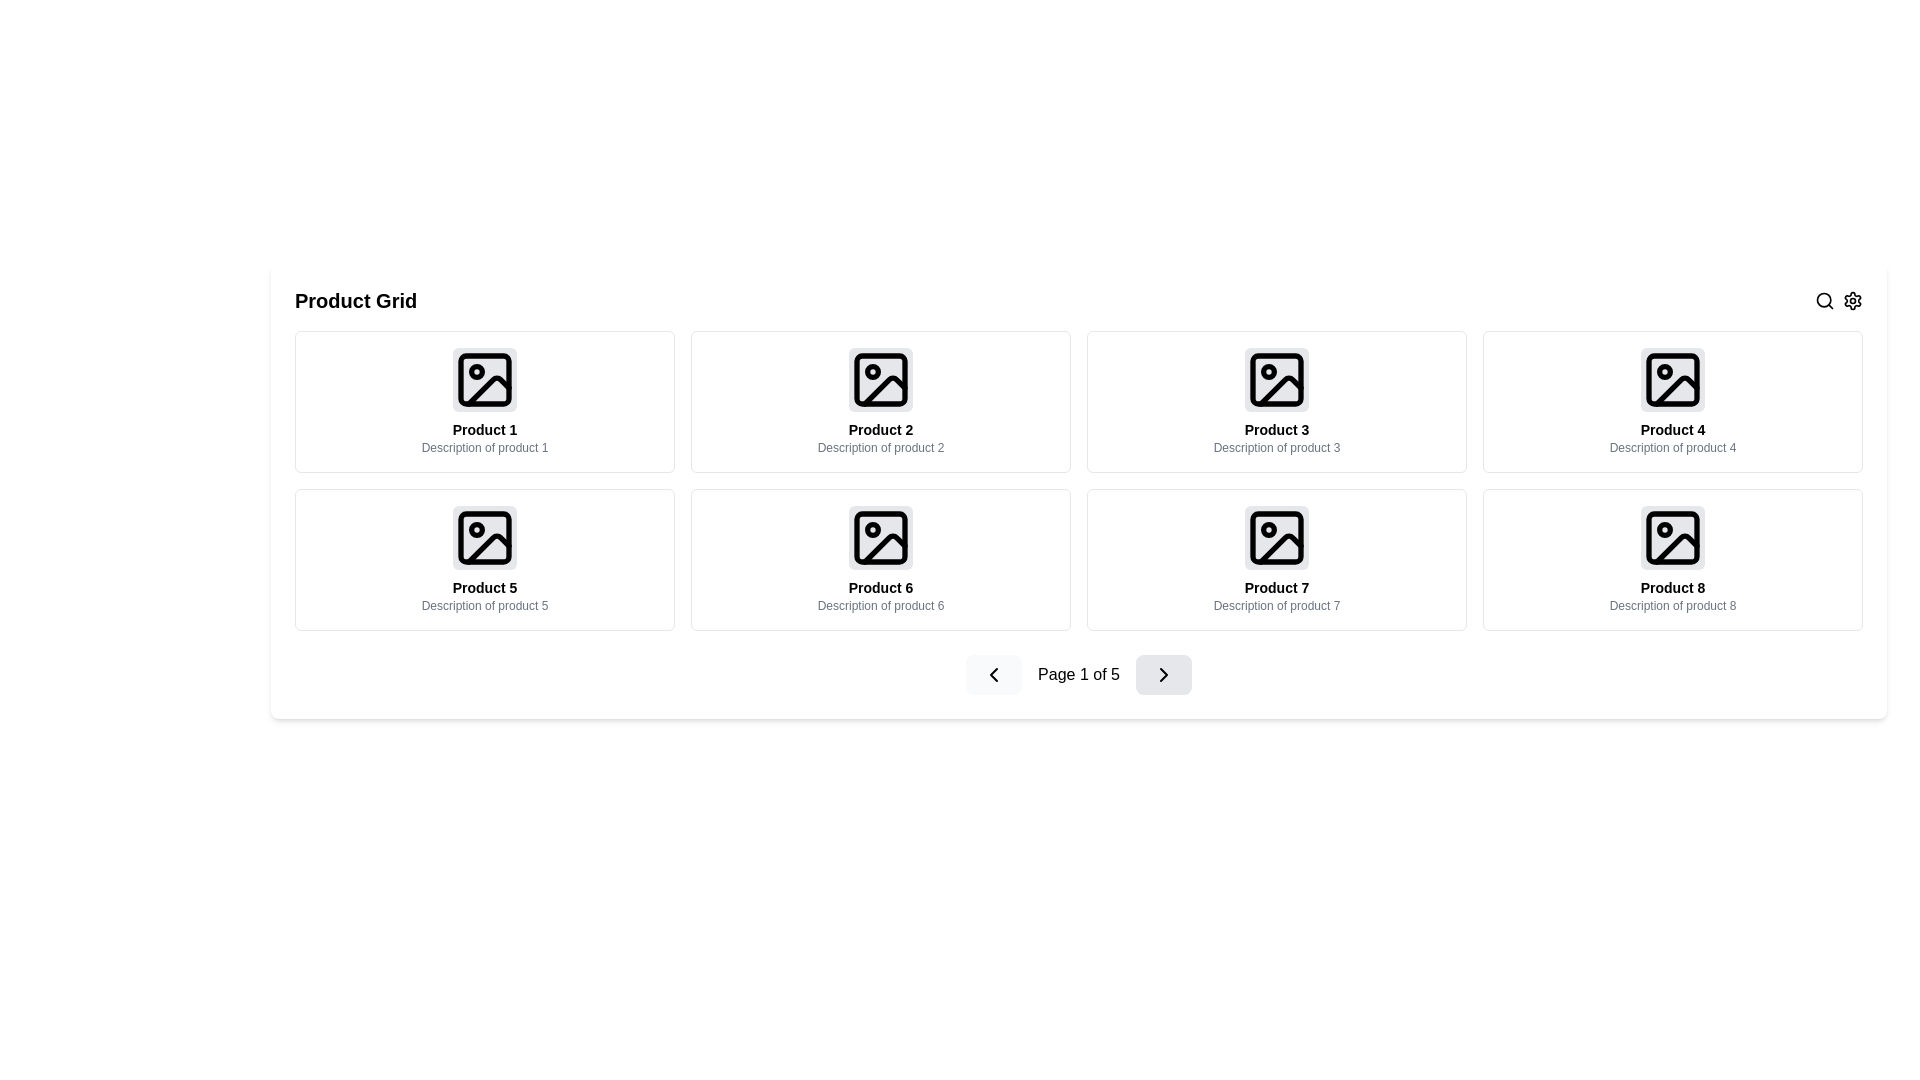 The width and height of the screenshot is (1920, 1080). I want to click on the stylistic visual element in the image icon for 'Product 1', located in the top-left corner cell of the grid layout, so click(489, 390).